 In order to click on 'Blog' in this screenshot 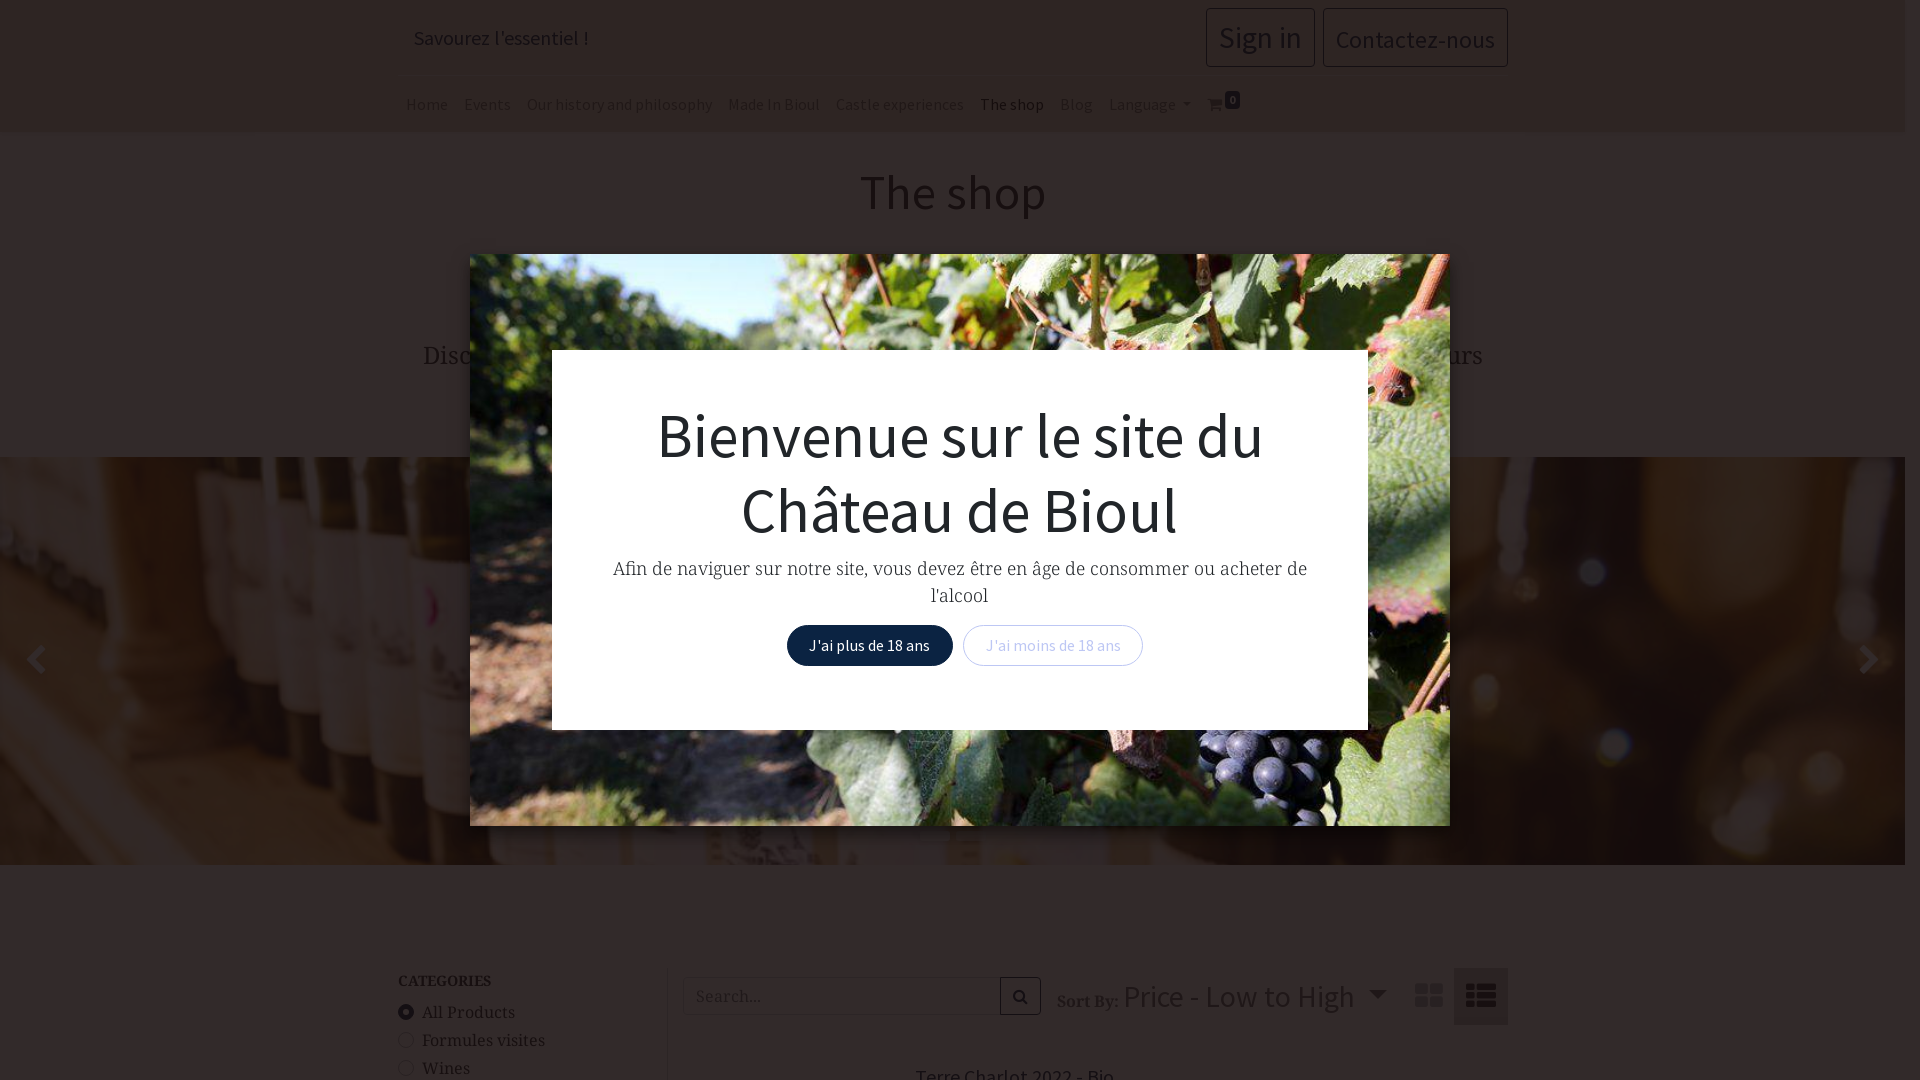, I will do `click(1075, 104)`.